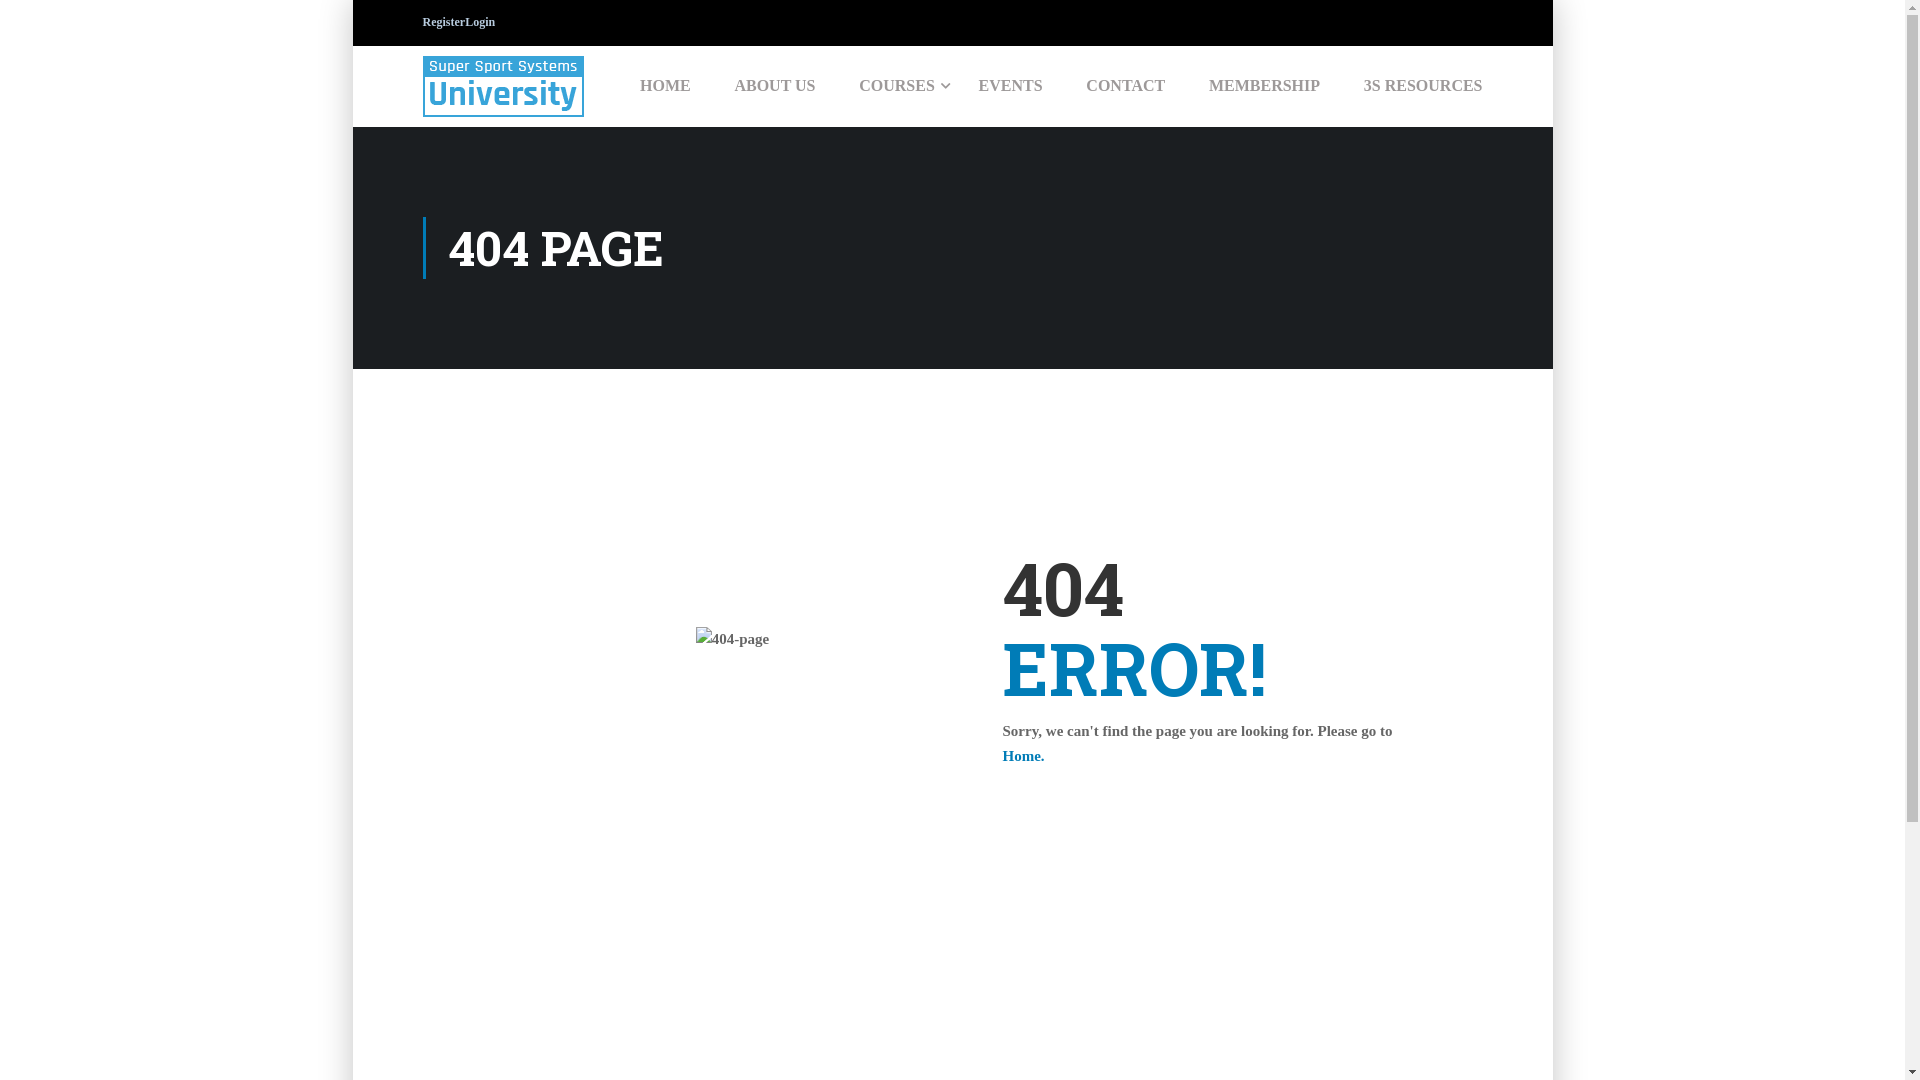  I want to click on 'Home.', so click(1022, 756).